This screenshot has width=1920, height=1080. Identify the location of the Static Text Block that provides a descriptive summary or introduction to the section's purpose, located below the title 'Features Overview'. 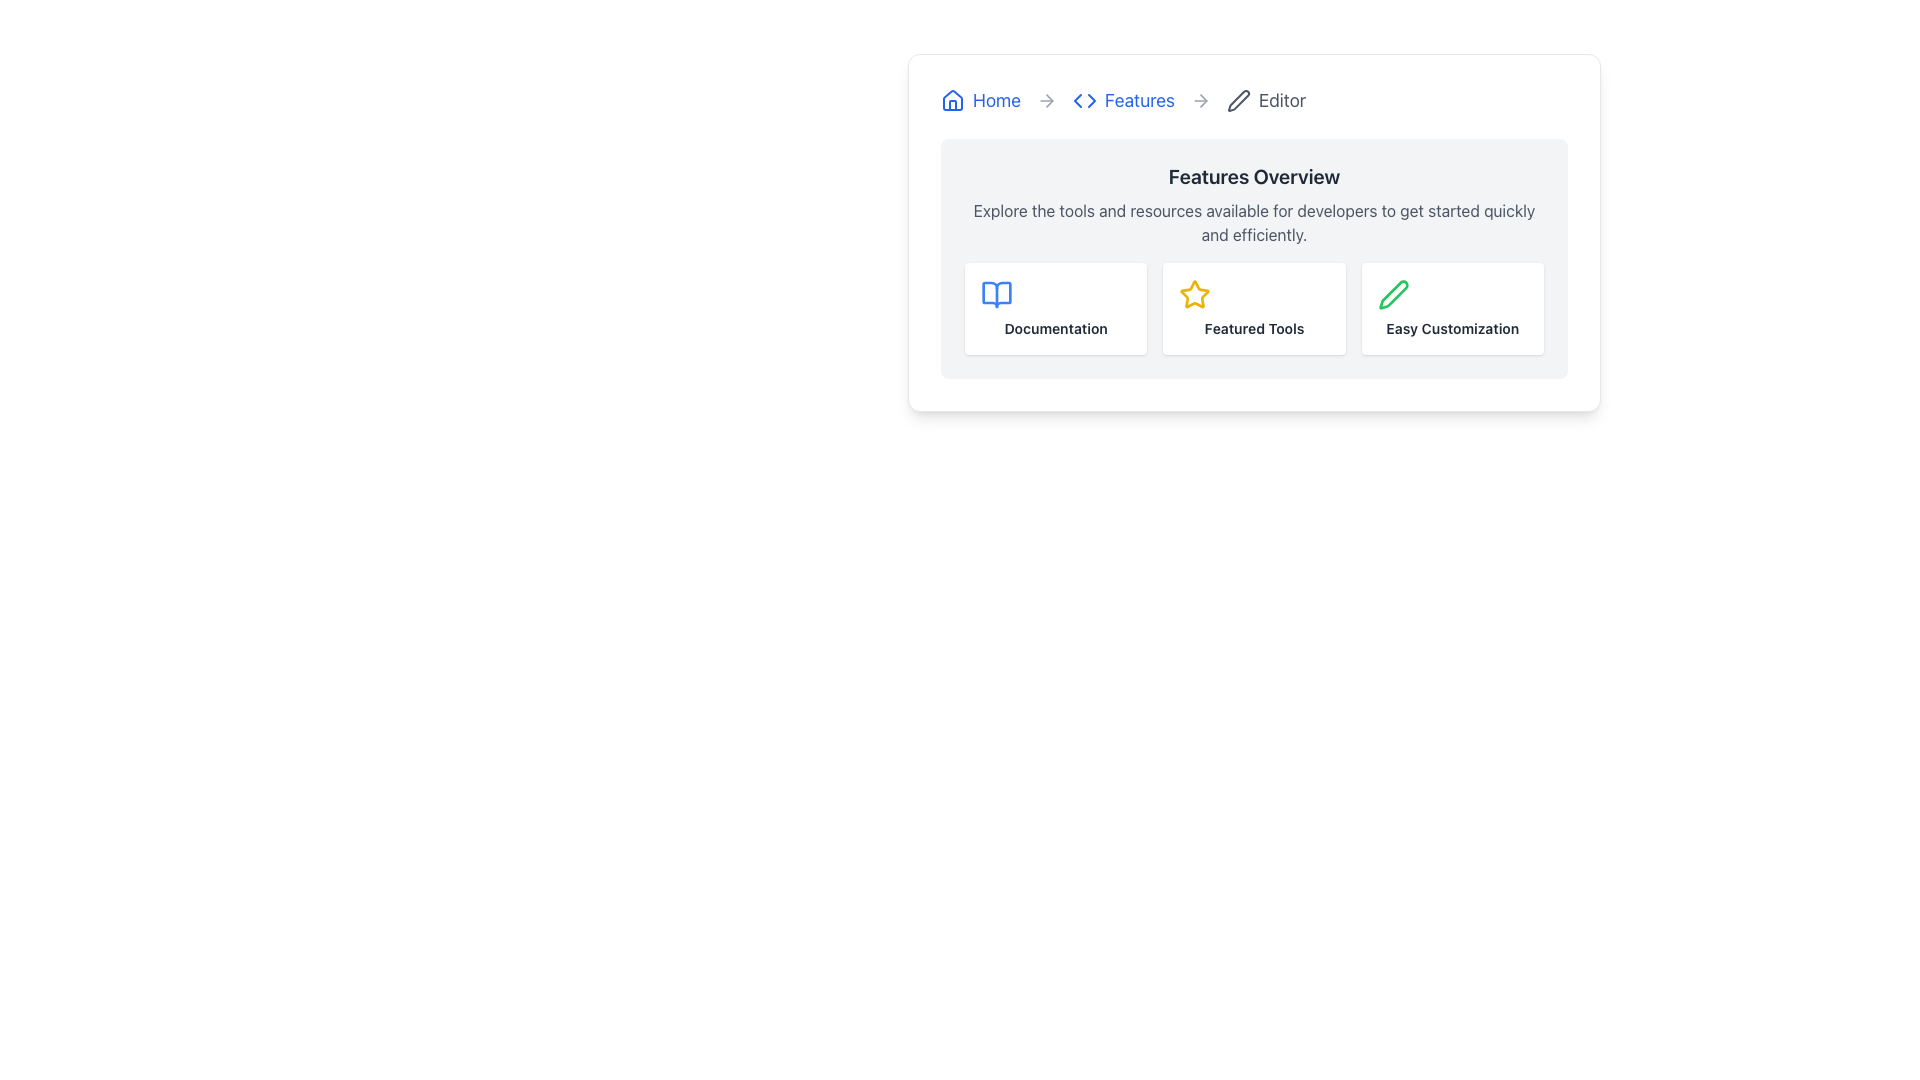
(1253, 223).